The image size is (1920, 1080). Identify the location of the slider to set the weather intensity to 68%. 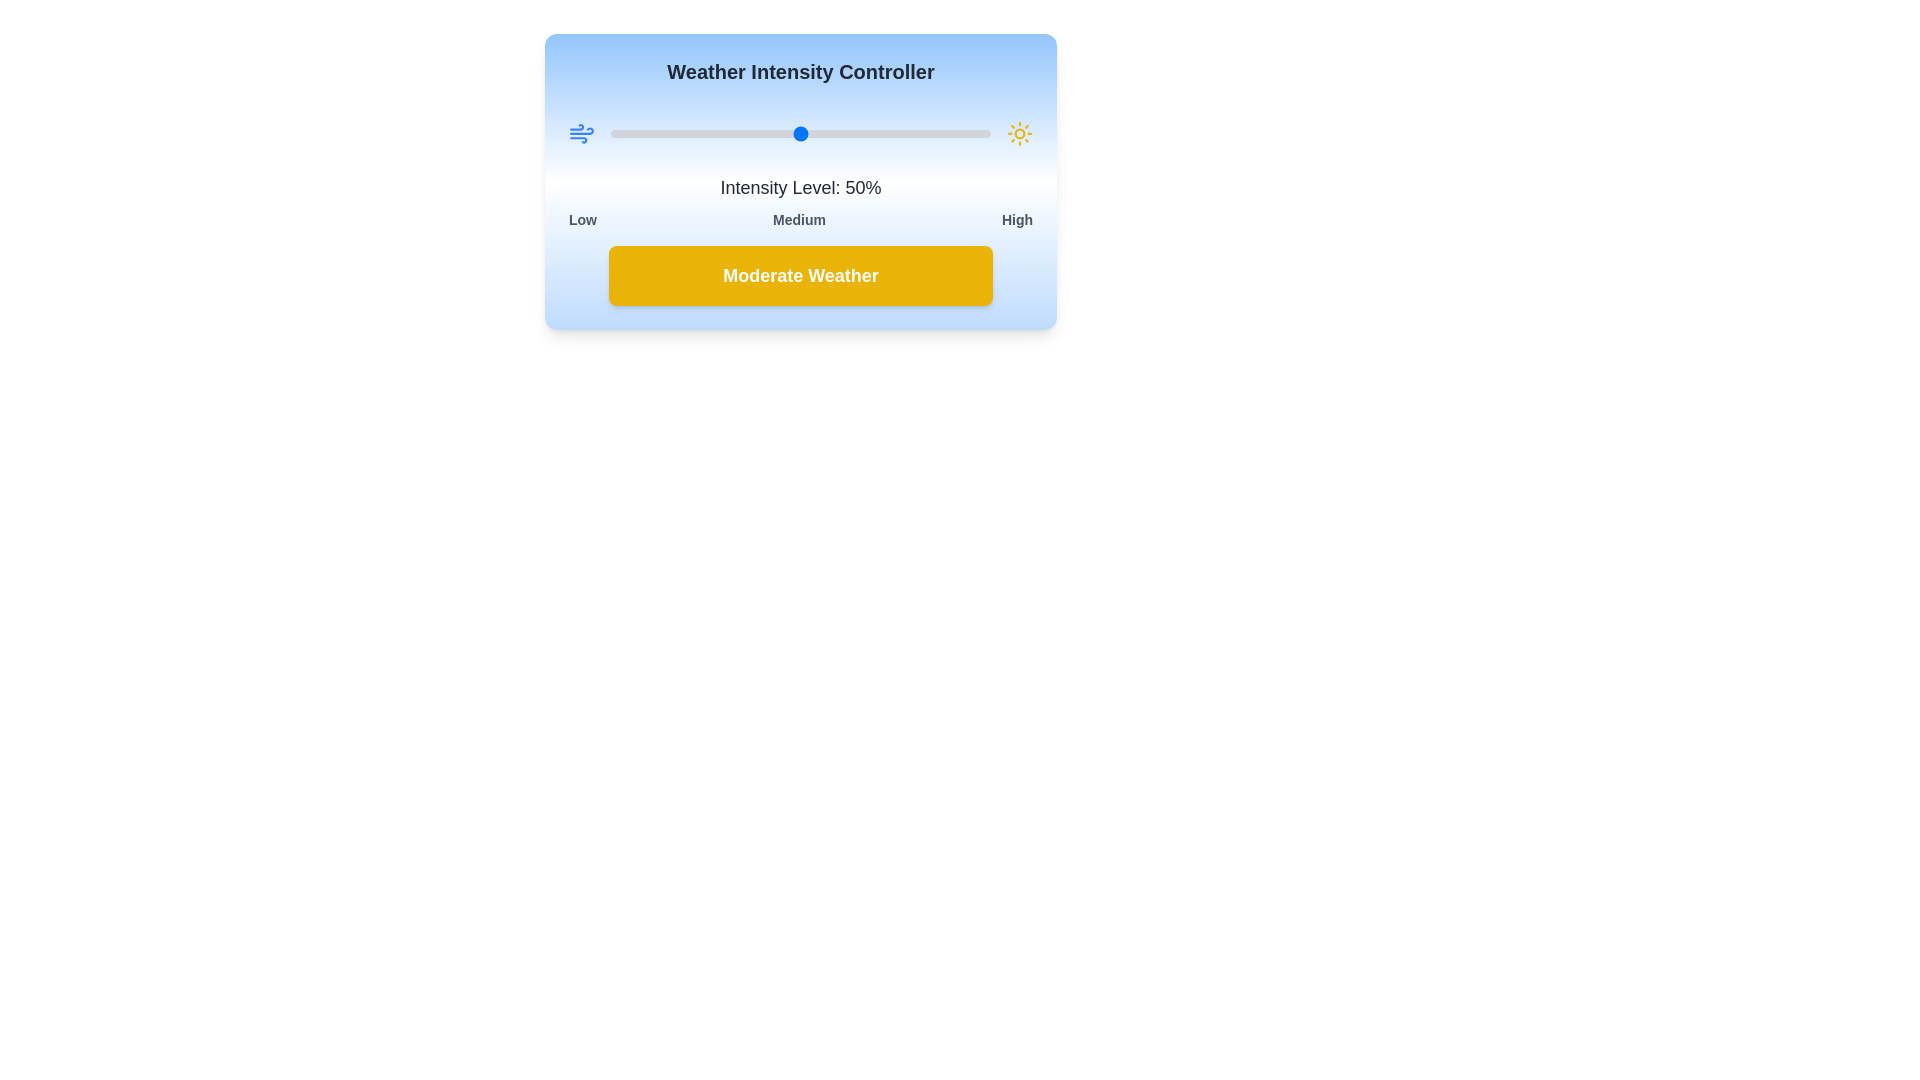
(869, 134).